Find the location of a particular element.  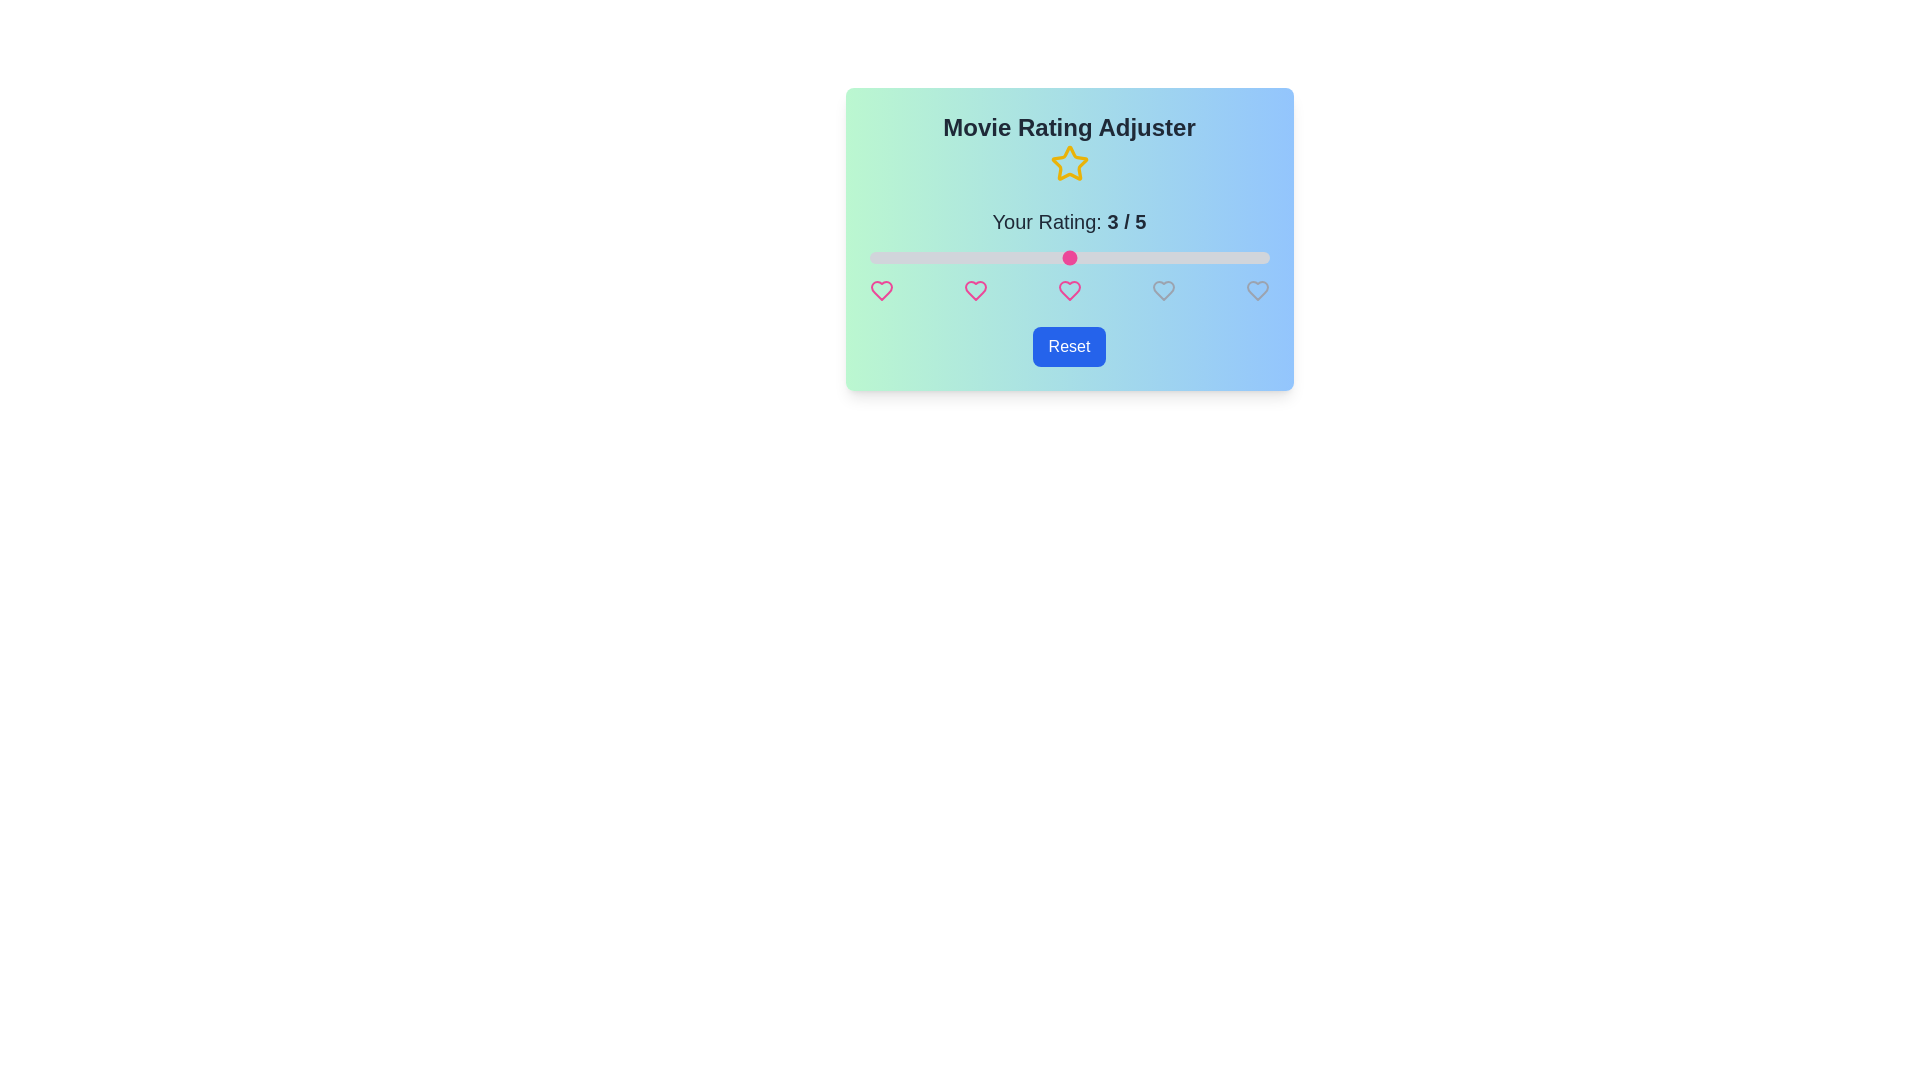

the rating slider to 1 is located at coordinates (869, 257).